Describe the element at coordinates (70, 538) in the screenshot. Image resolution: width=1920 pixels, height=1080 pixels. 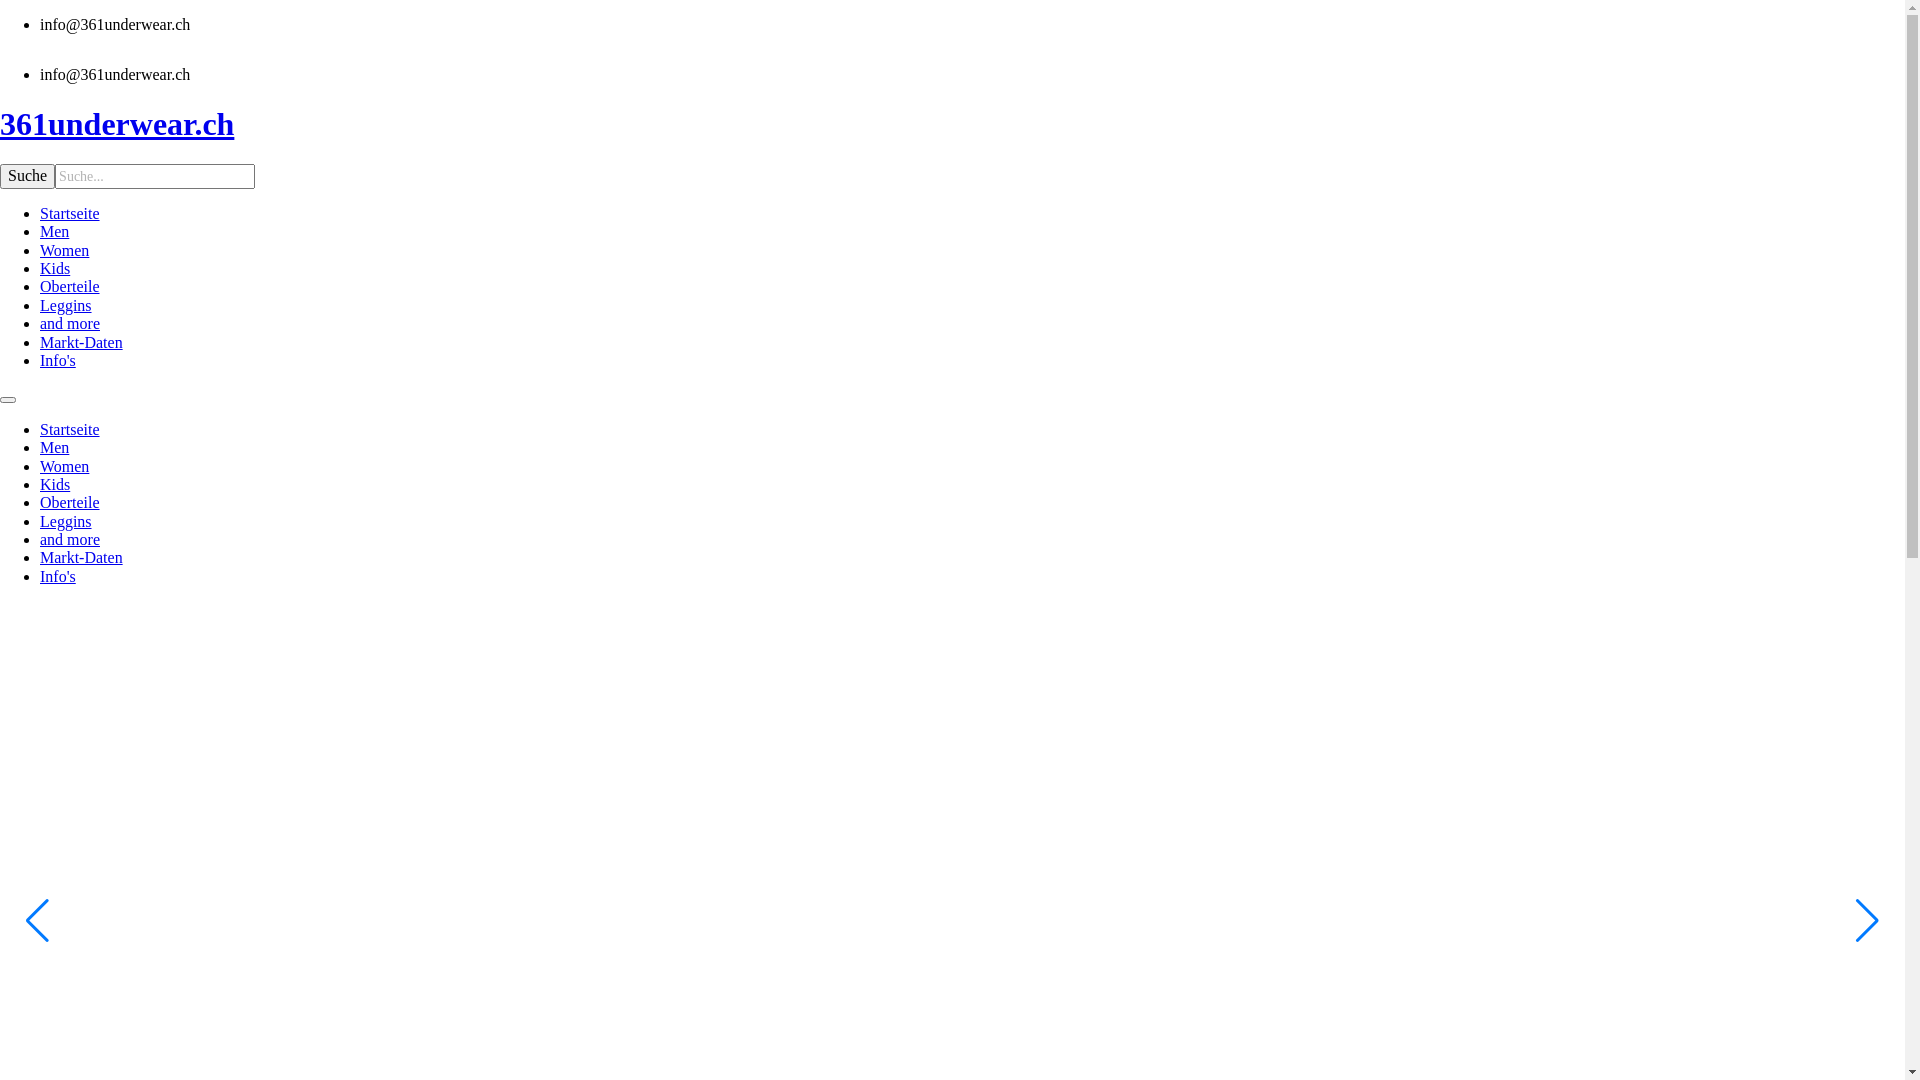
I see `'and more'` at that location.